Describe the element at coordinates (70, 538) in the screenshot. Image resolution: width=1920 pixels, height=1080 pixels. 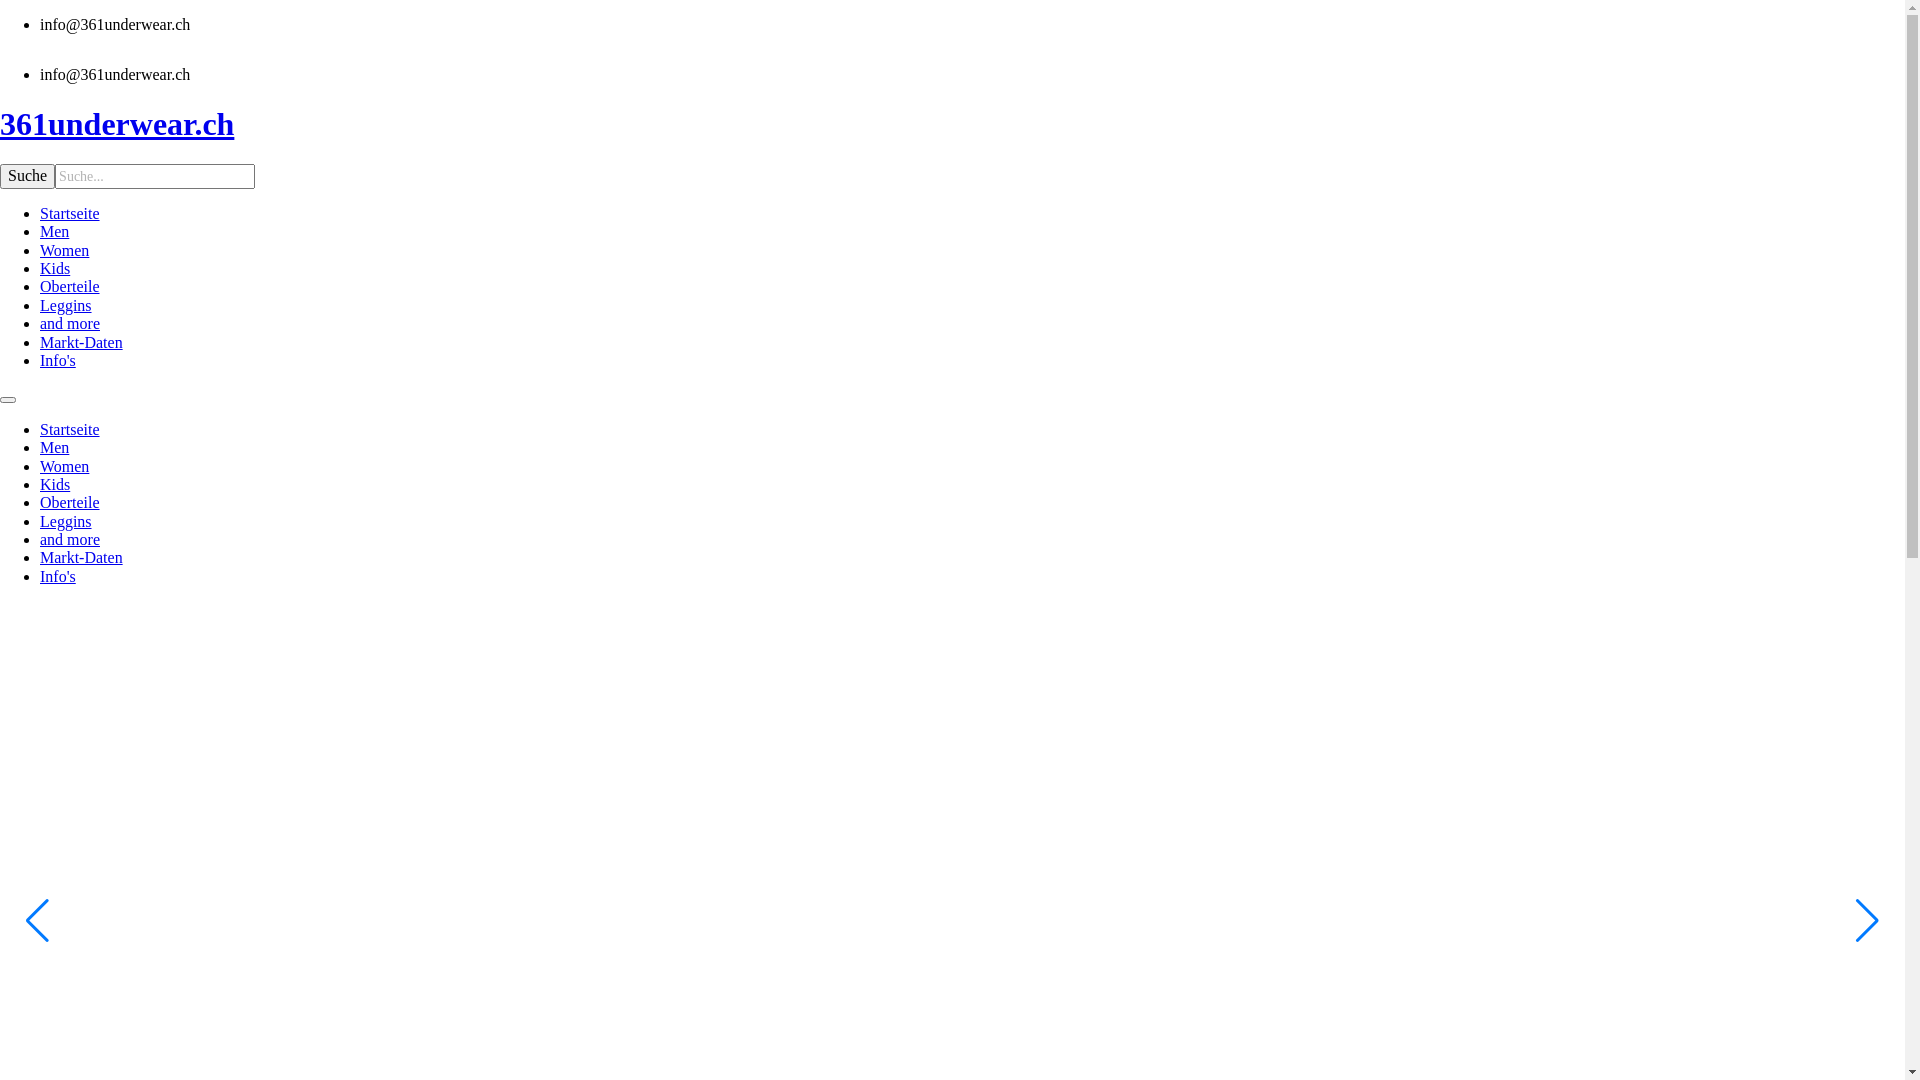
I see `'and more'` at that location.